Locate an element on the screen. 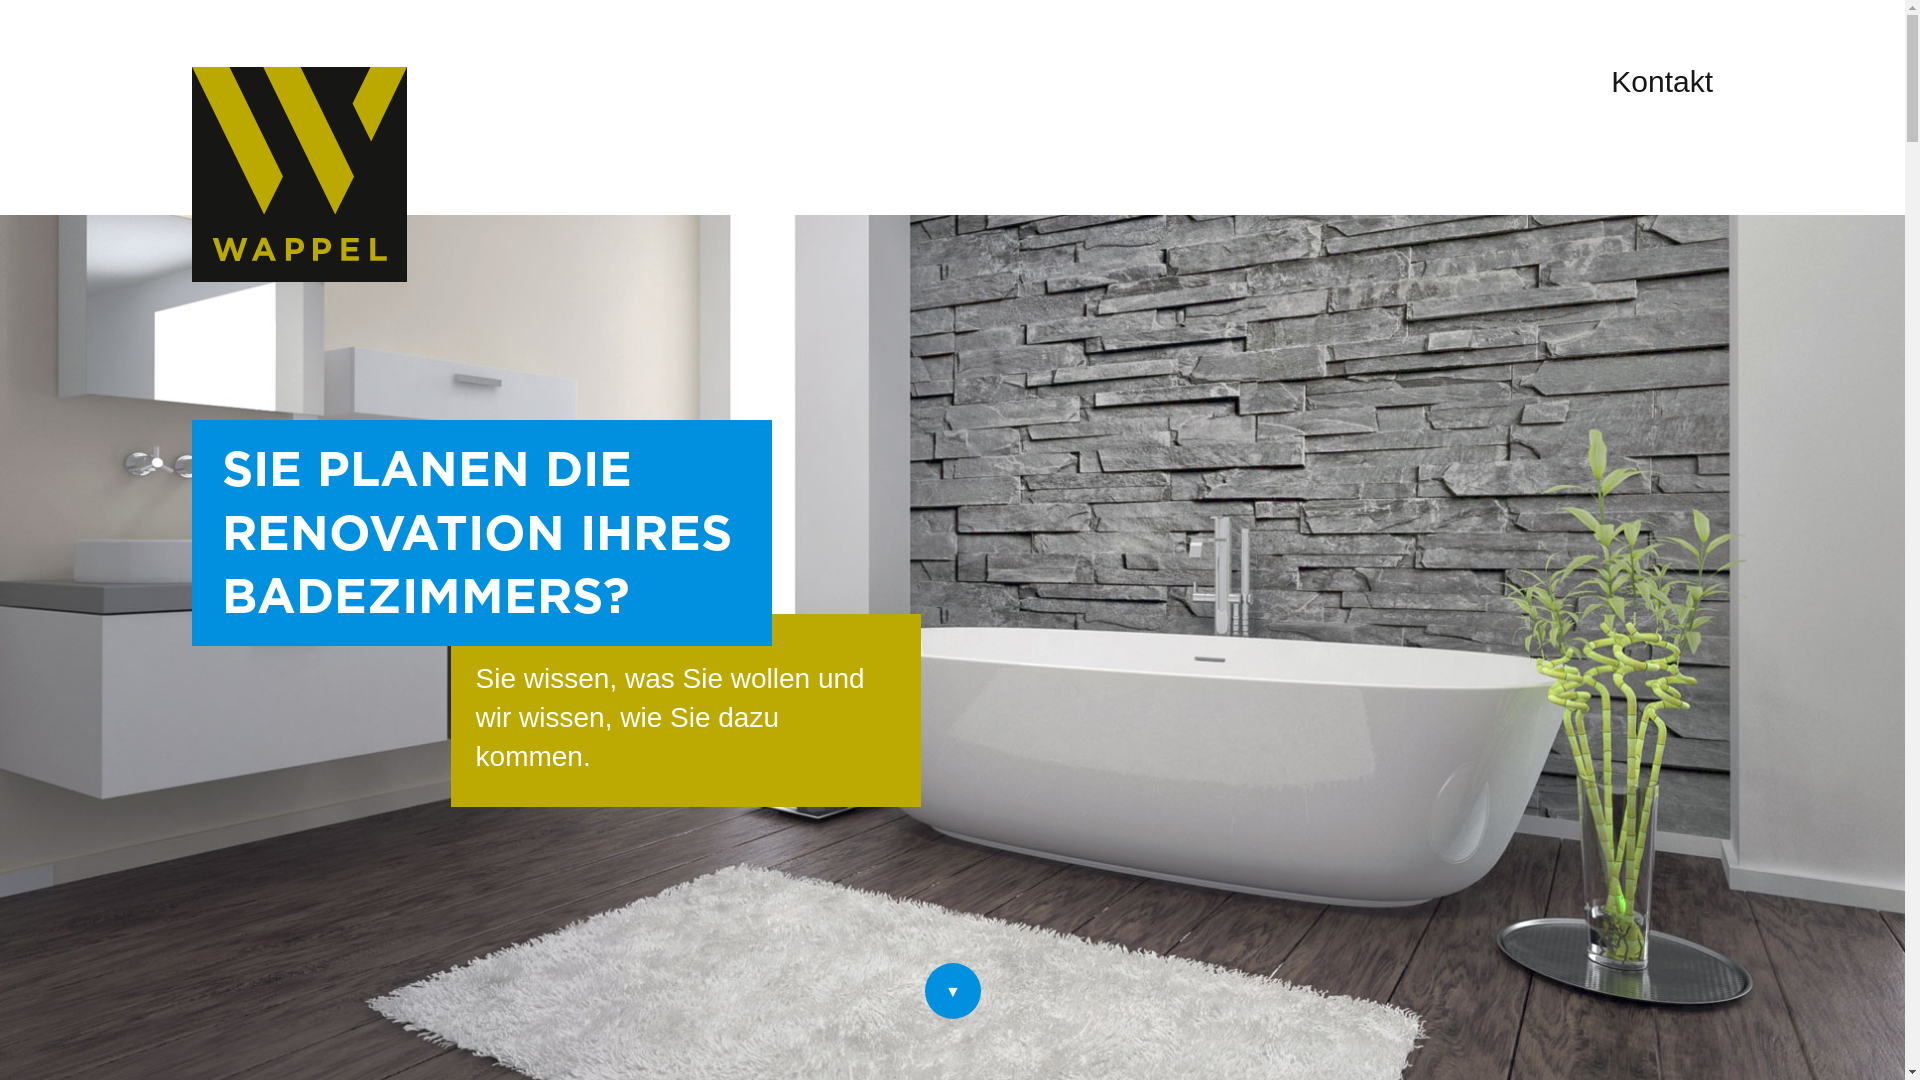  'Kontakt' is located at coordinates (1661, 80).